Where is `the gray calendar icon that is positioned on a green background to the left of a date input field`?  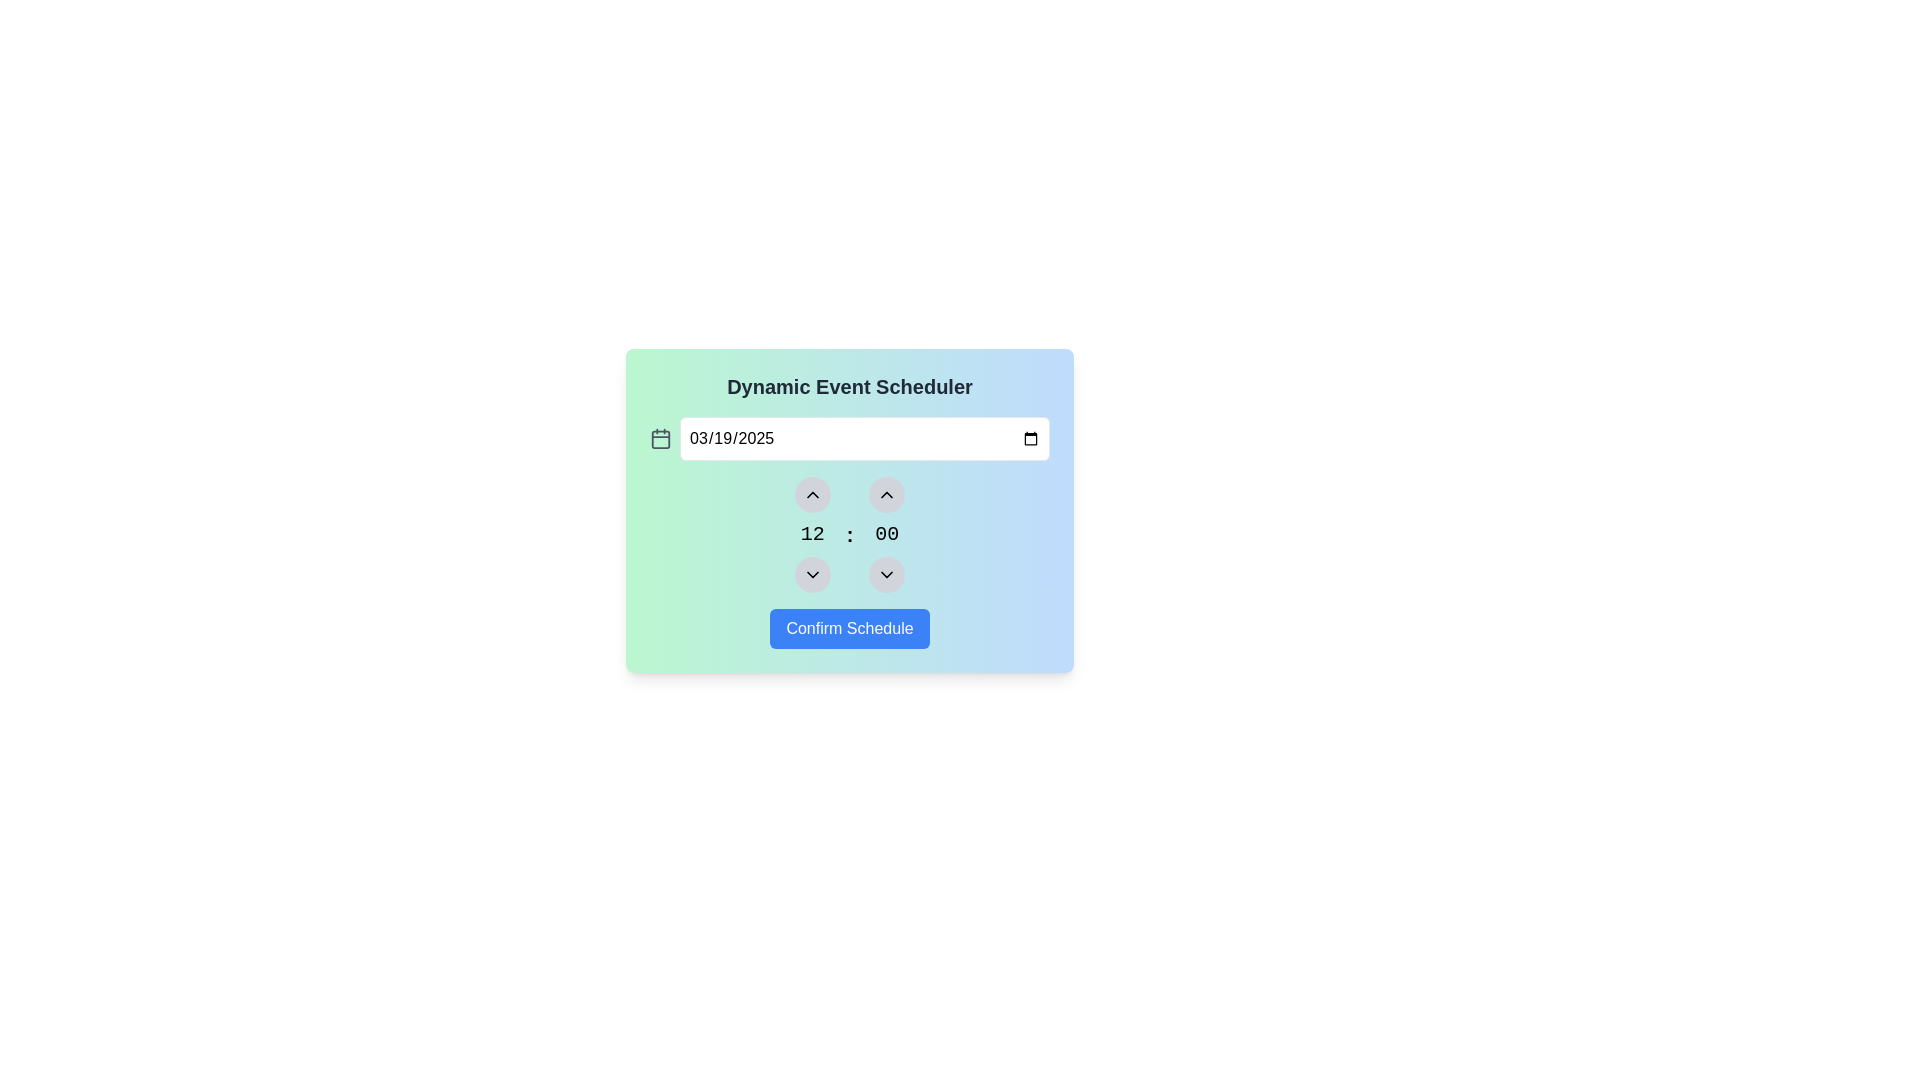
the gray calendar icon that is positioned on a green background to the left of a date input field is located at coordinates (661, 438).